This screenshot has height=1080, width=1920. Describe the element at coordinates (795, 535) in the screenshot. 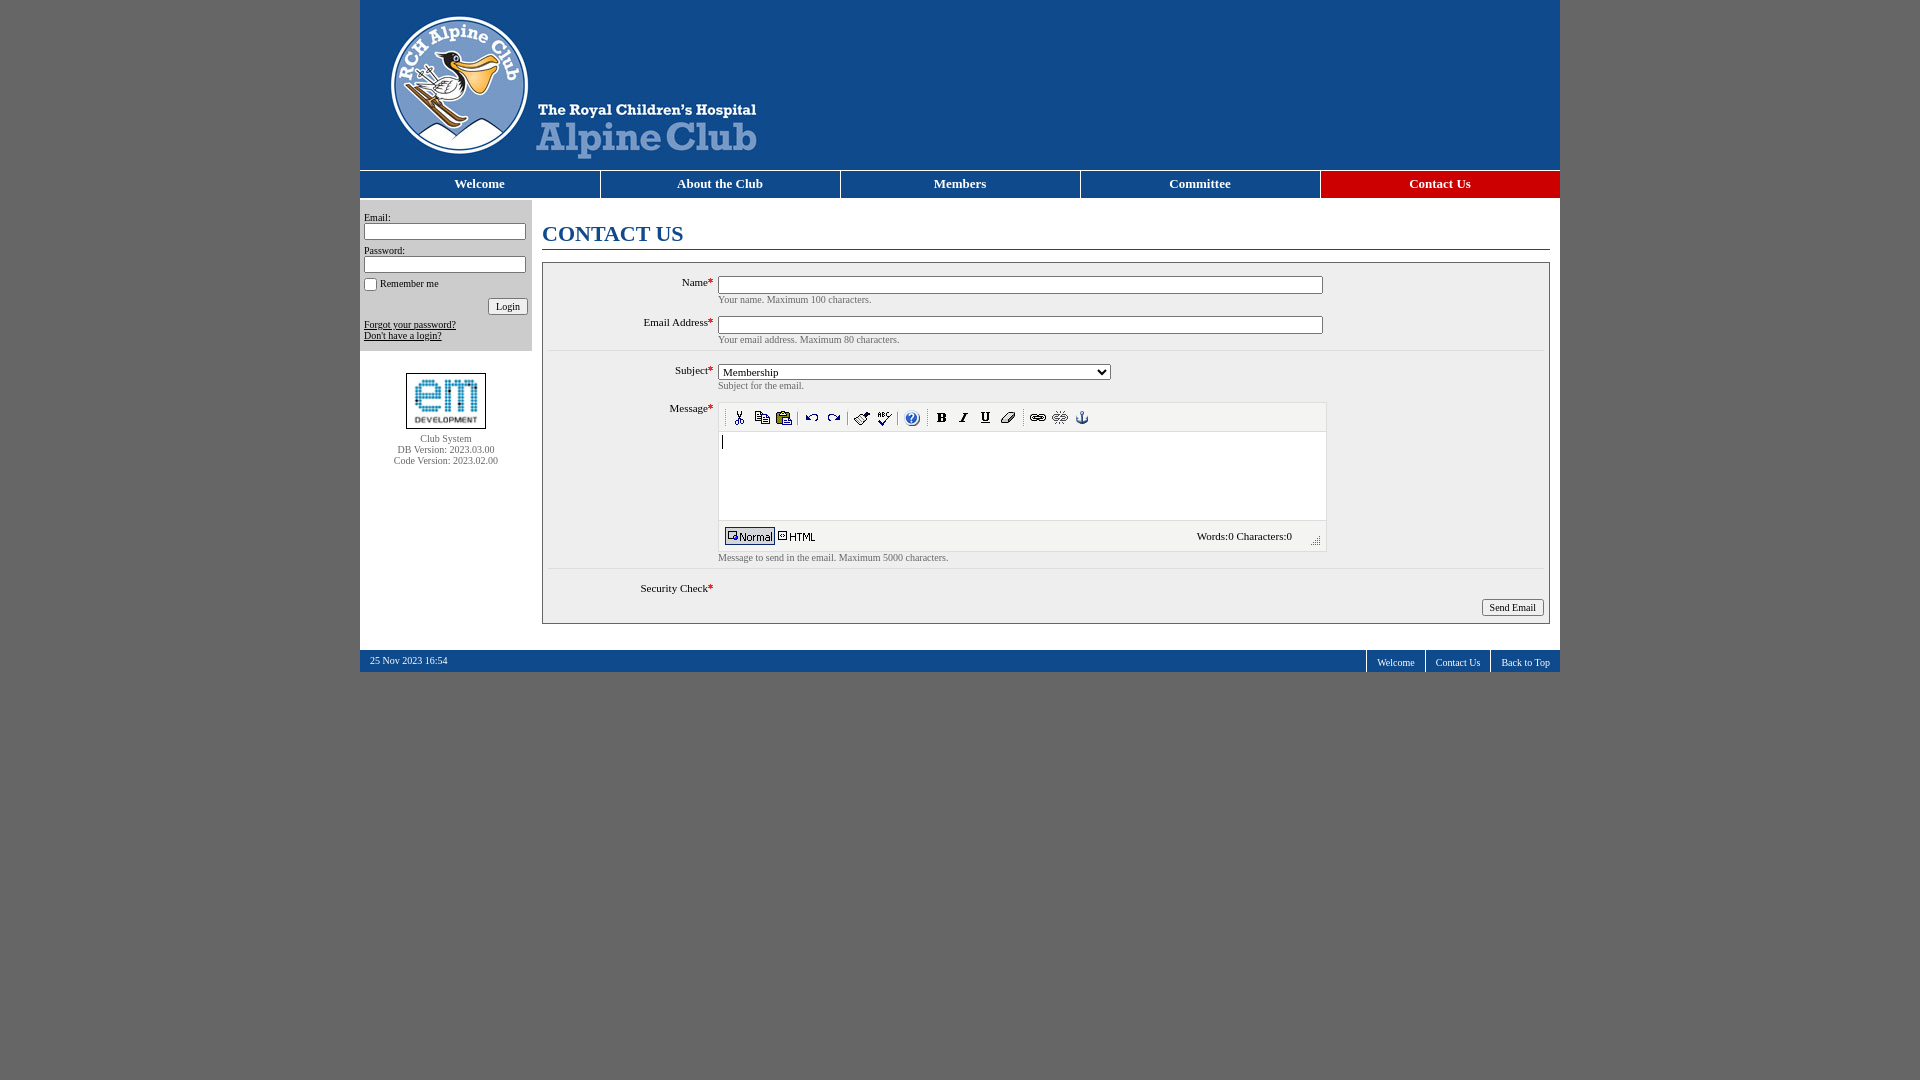

I see `'HTML'` at that location.